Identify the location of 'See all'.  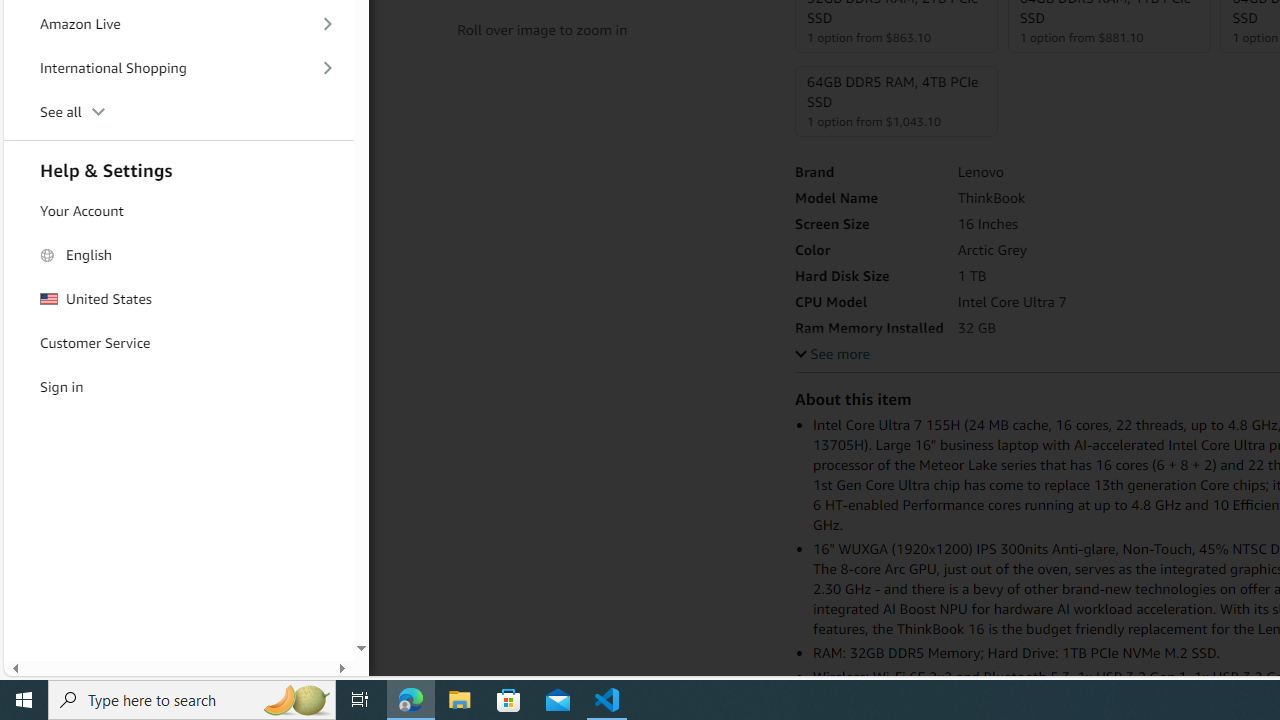
(179, 111).